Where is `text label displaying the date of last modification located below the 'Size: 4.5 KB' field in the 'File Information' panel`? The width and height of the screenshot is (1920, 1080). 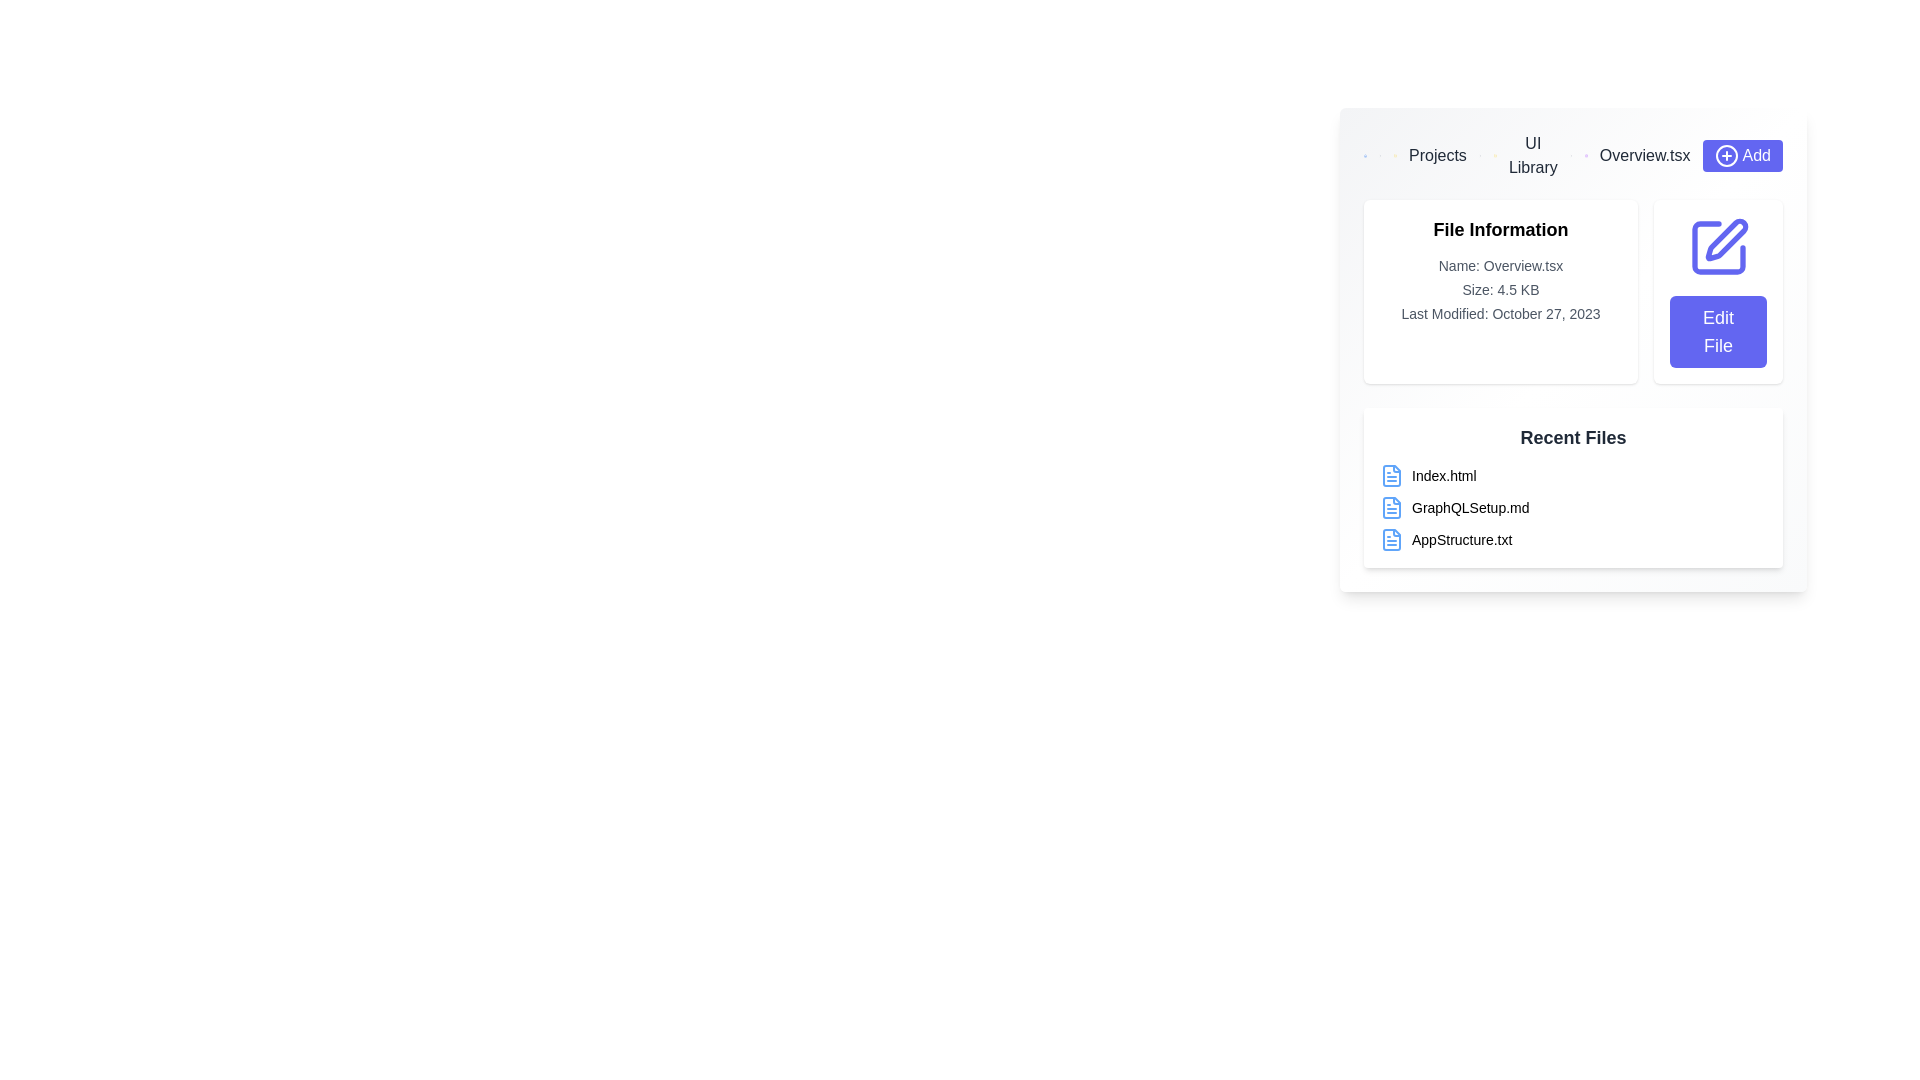
text label displaying the date of last modification located below the 'Size: 4.5 KB' field in the 'File Information' panel is located at coordinates (1501, 313).